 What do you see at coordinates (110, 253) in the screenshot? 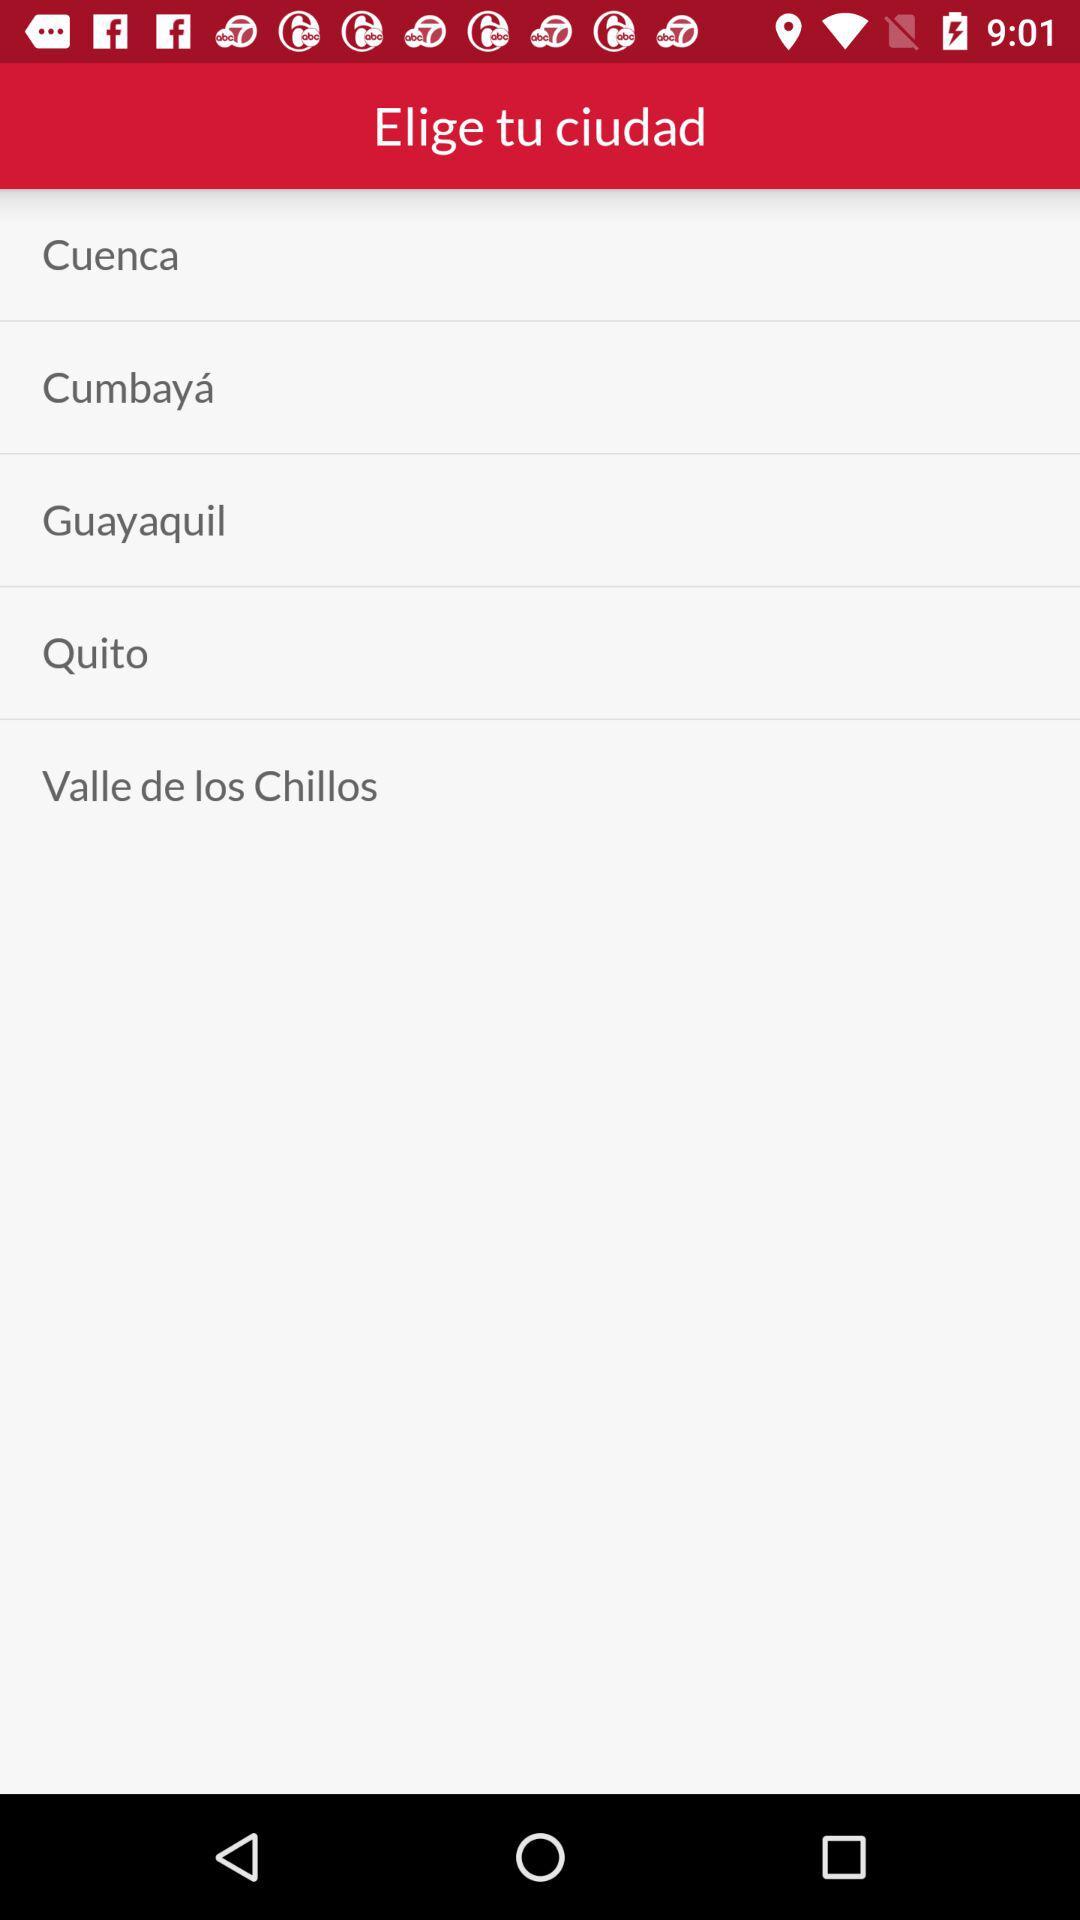
I see `the cuenca app` at bounding box center [110, 253].